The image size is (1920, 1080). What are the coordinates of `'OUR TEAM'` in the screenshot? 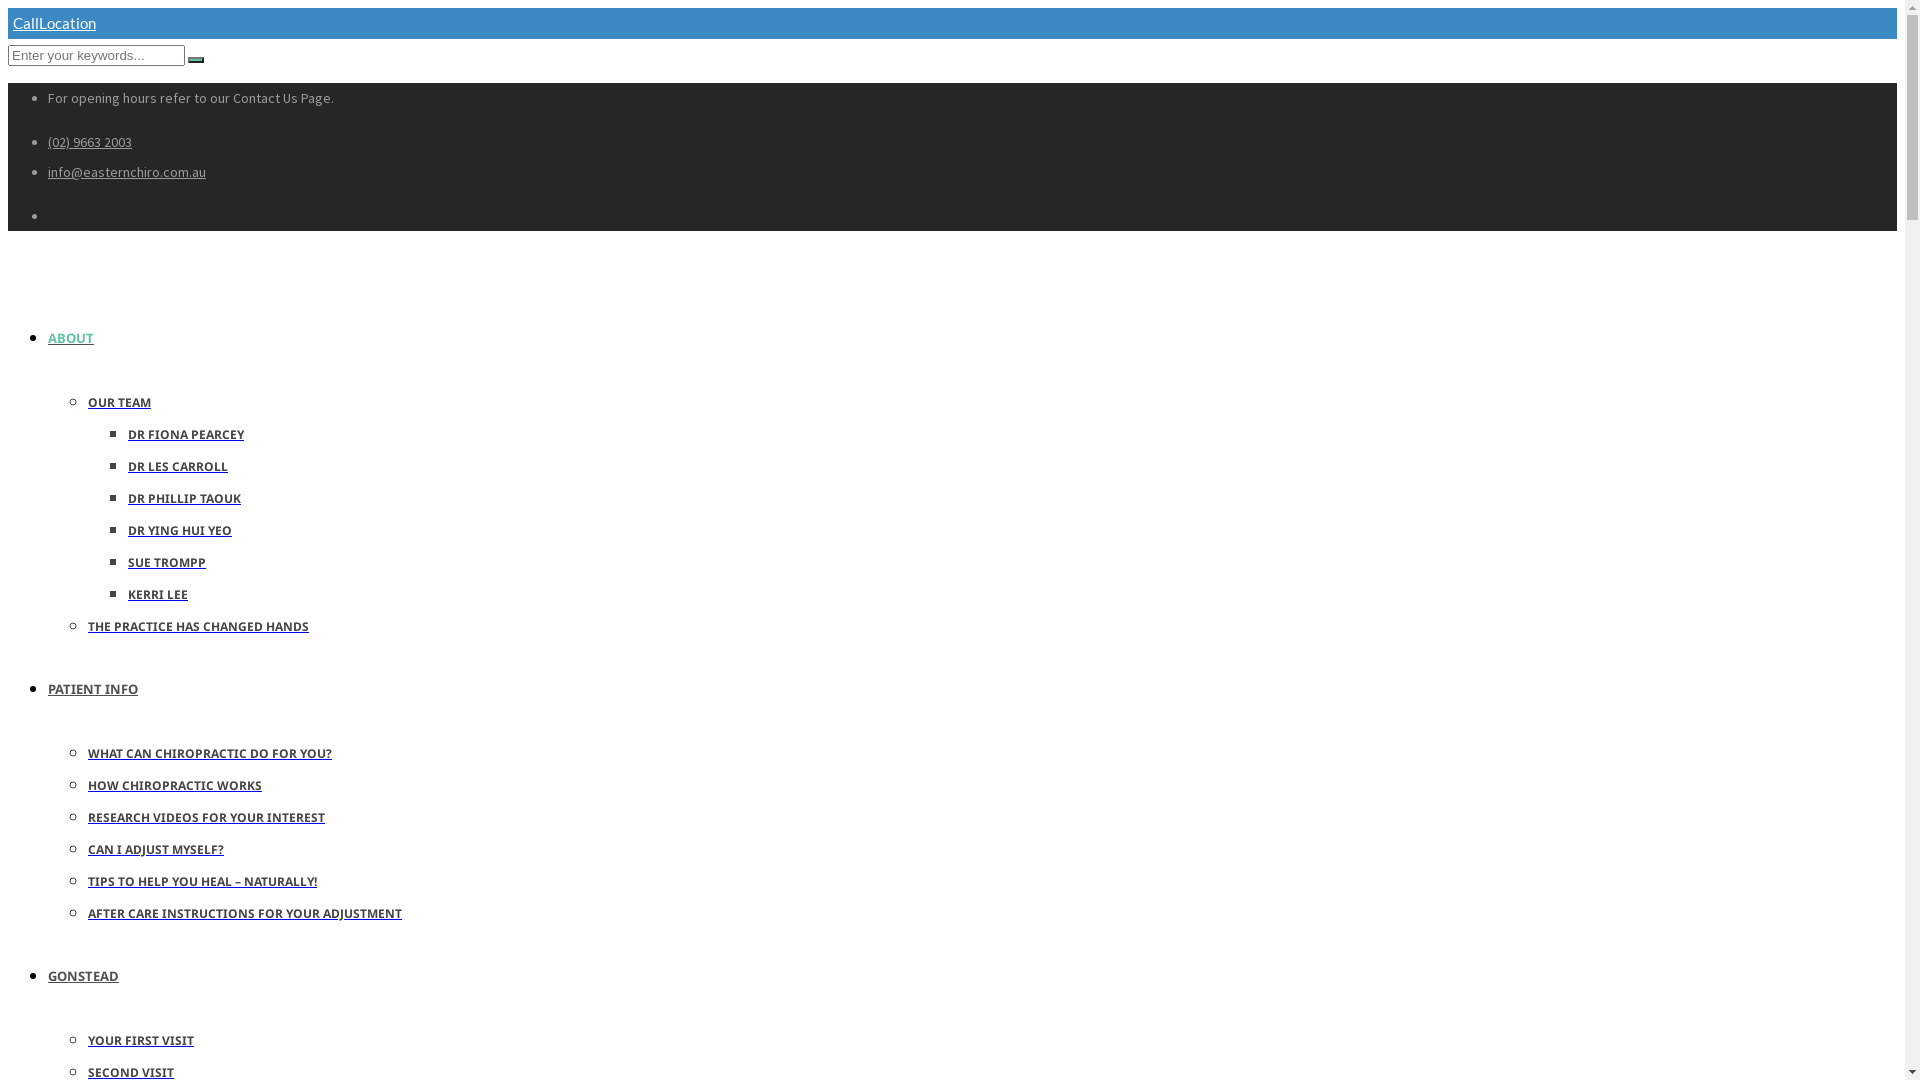 It's located at (86, 402).